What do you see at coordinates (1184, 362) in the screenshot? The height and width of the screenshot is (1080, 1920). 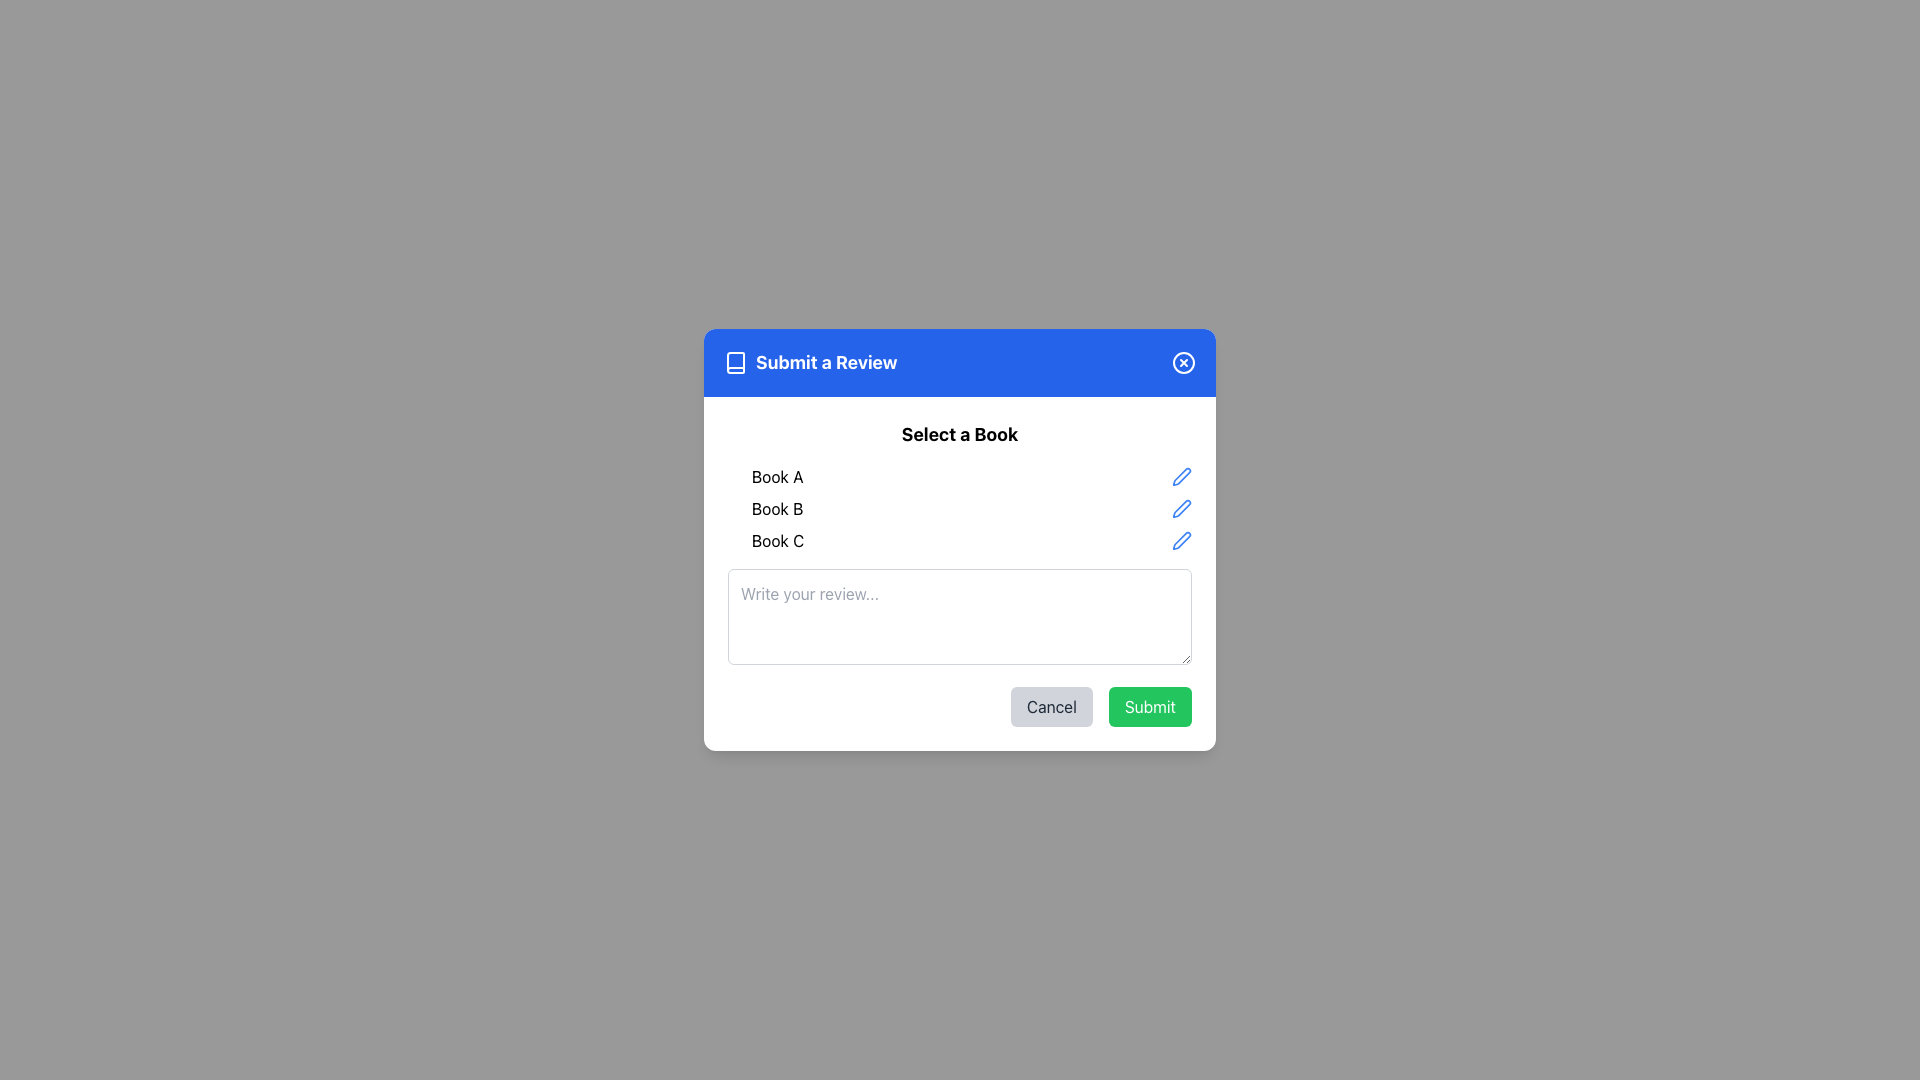 I see `the circular button with an 'X' symbol in the top-right corner of the 'Submit a Review' card header to trigger hover effects` at bounding box center [1184, 362].